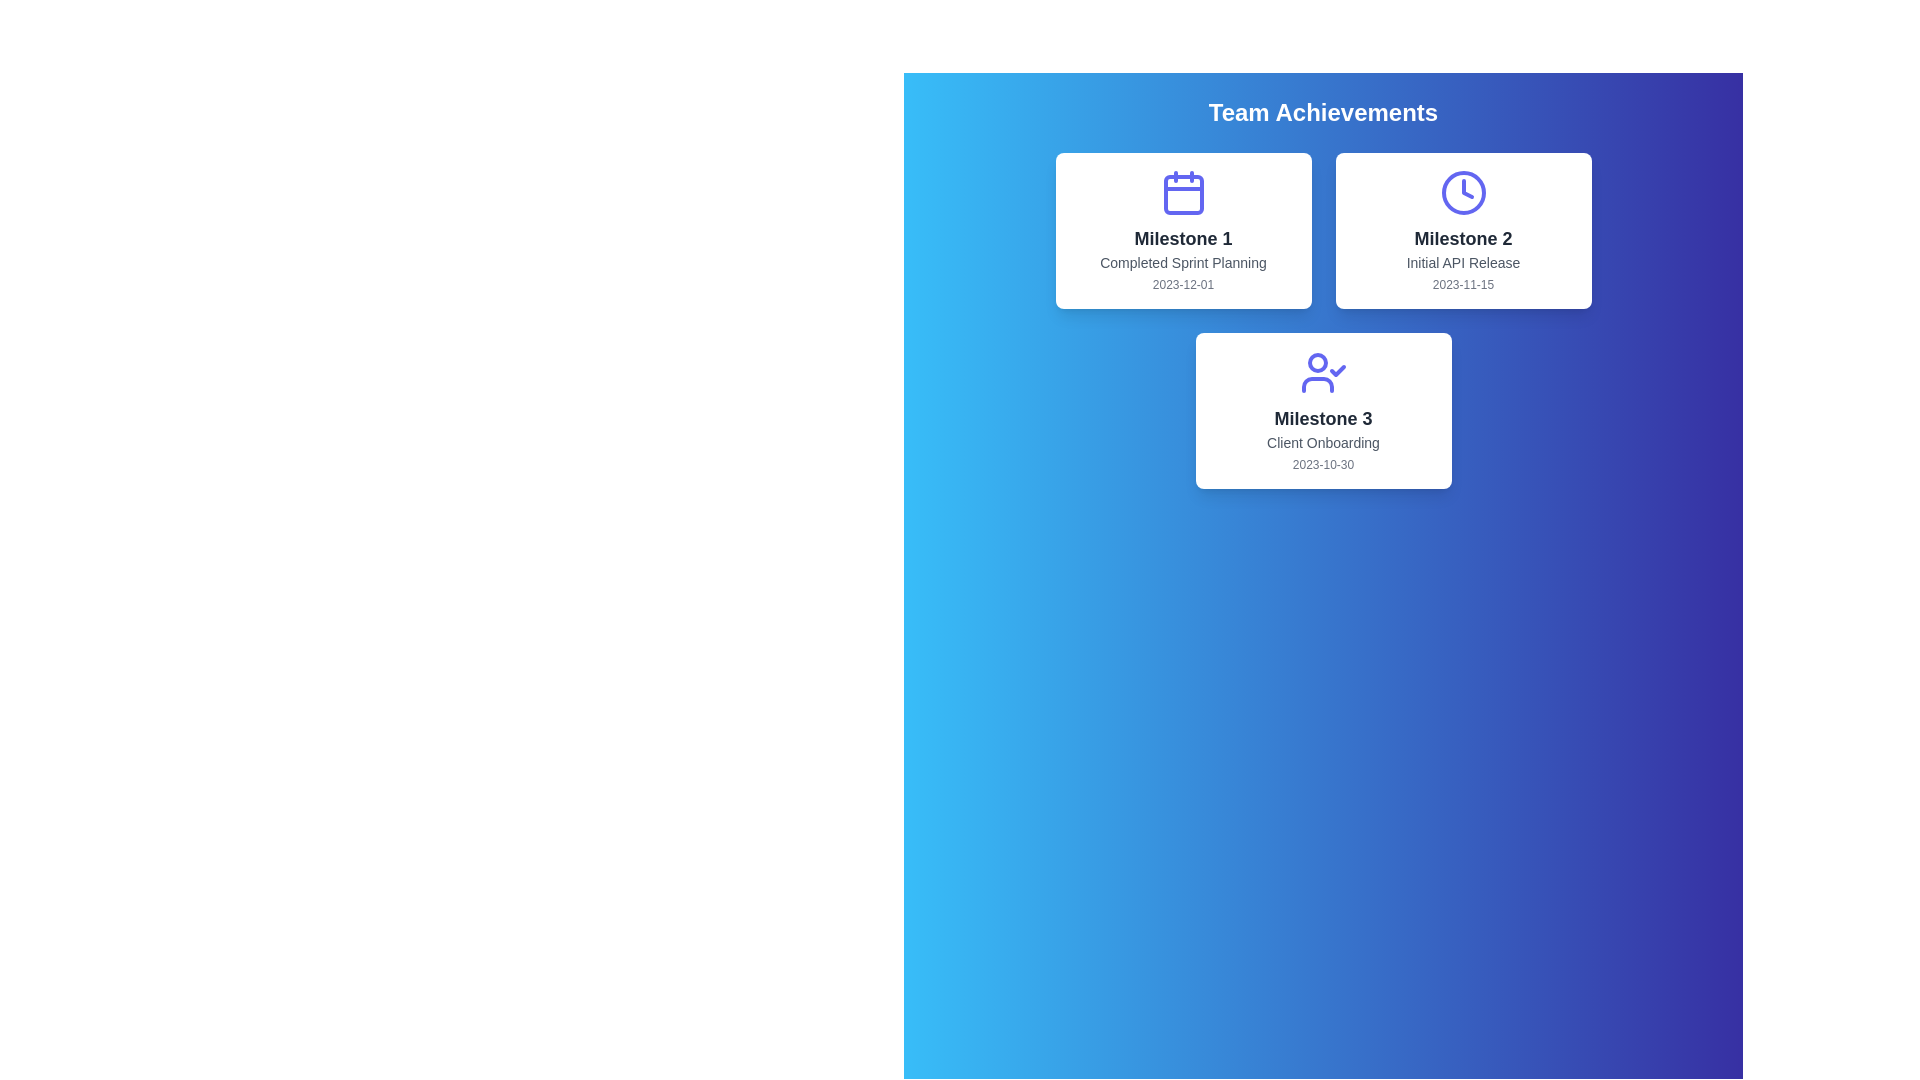  What do you see at coordinates (1183, 192) in the screenshot?
I see `the SVG icon representing the calendar located at the upper center of the card for 'Milestone 1', above the text 'Milestone 1' and 'Completed Sprint Planning'` at bounding box center [1183, 192].